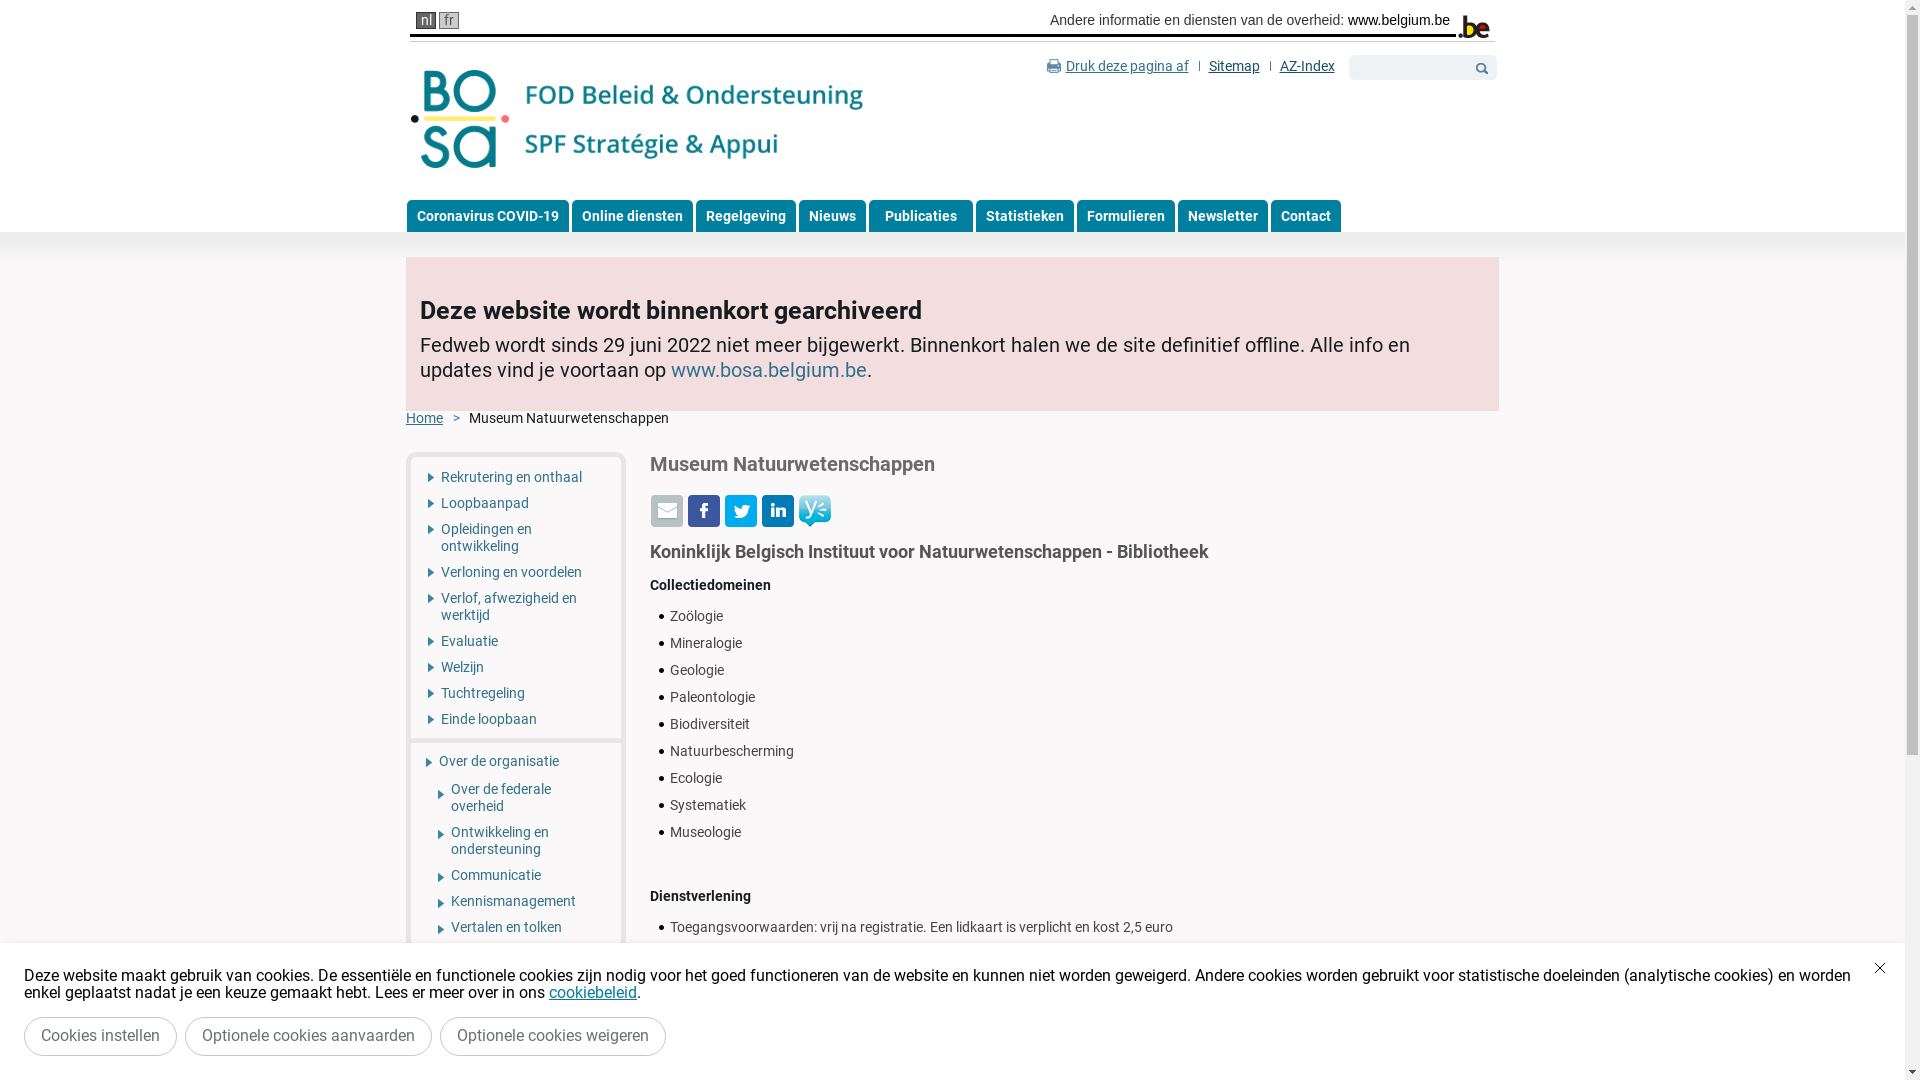 The width and height of the screenshot is (1920, 1080). Describe the element at coordinates (1222, 216) in the screenshot. I see `'Newsletter'` at that location.